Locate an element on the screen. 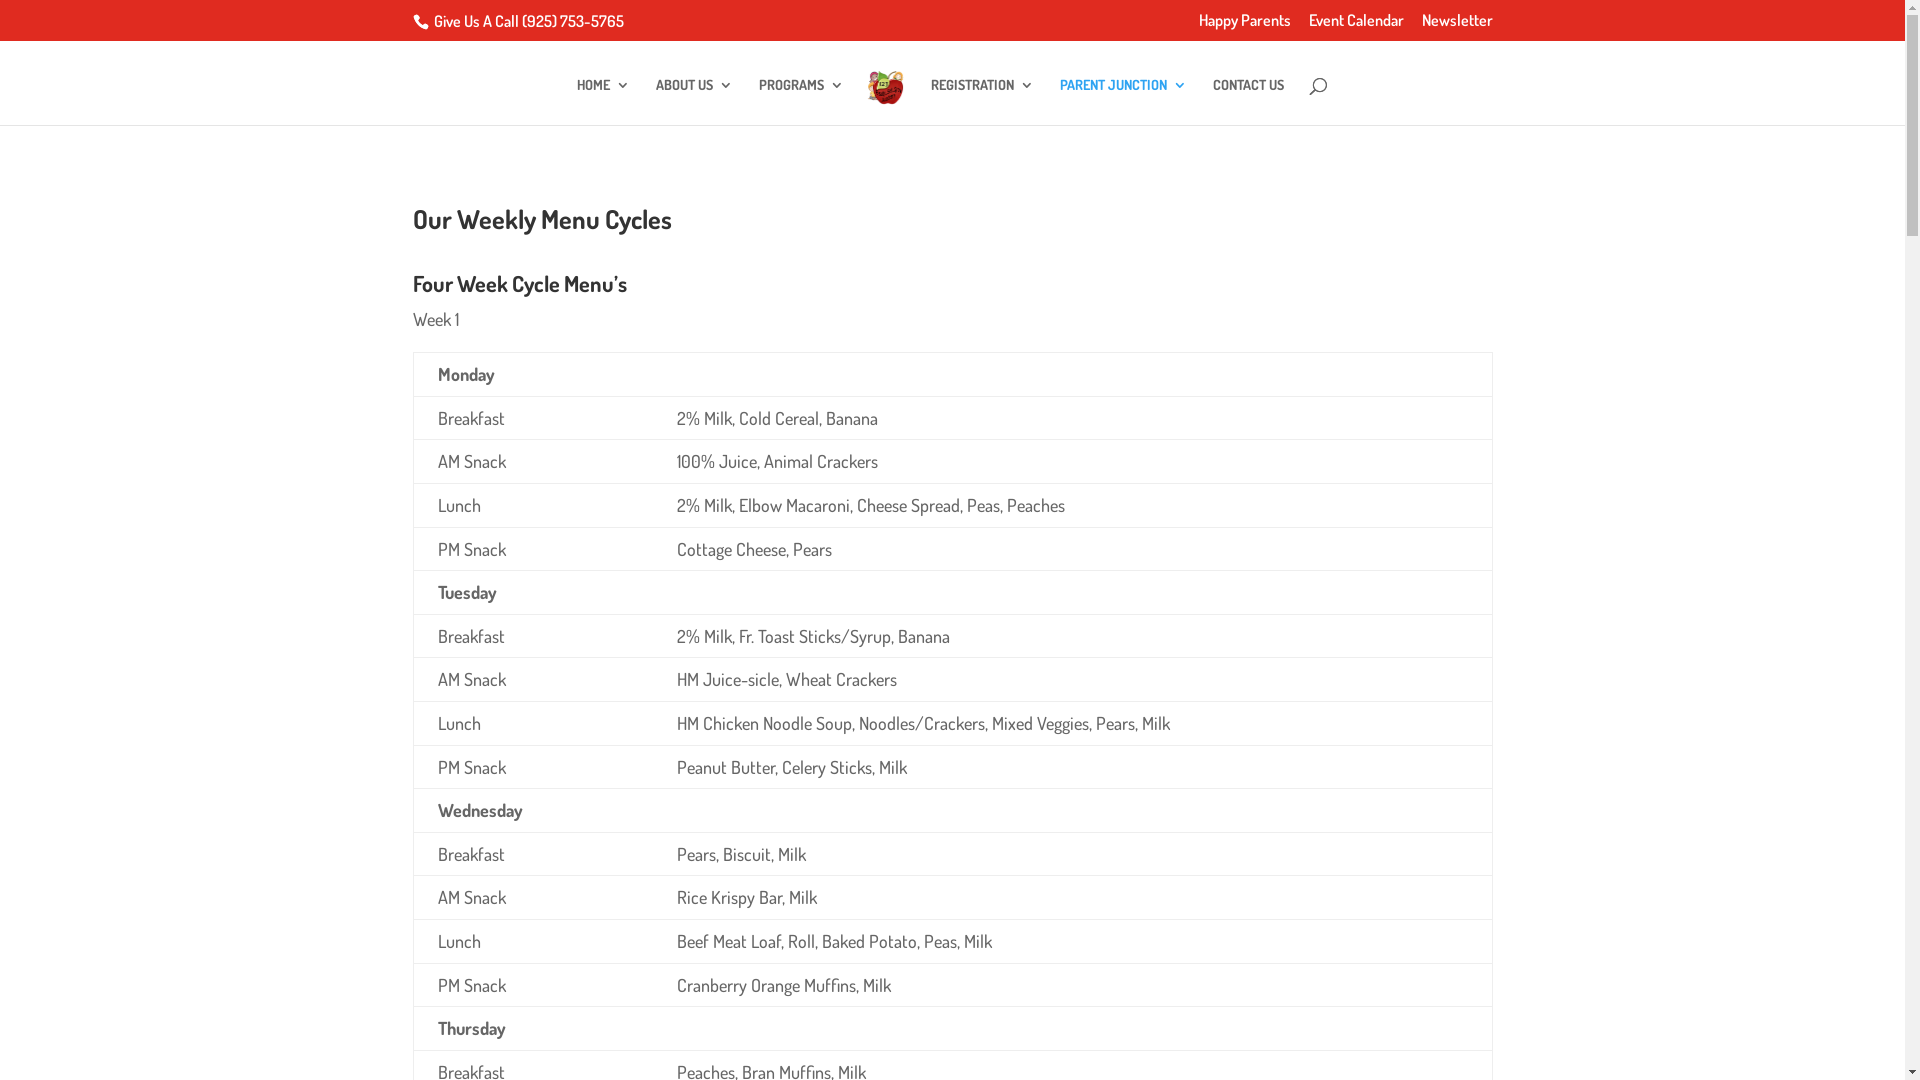 Image resolution: width=1920 pixels, height=1080 pixels. 'PROGRAMS' is located at coordinates (757, 101).